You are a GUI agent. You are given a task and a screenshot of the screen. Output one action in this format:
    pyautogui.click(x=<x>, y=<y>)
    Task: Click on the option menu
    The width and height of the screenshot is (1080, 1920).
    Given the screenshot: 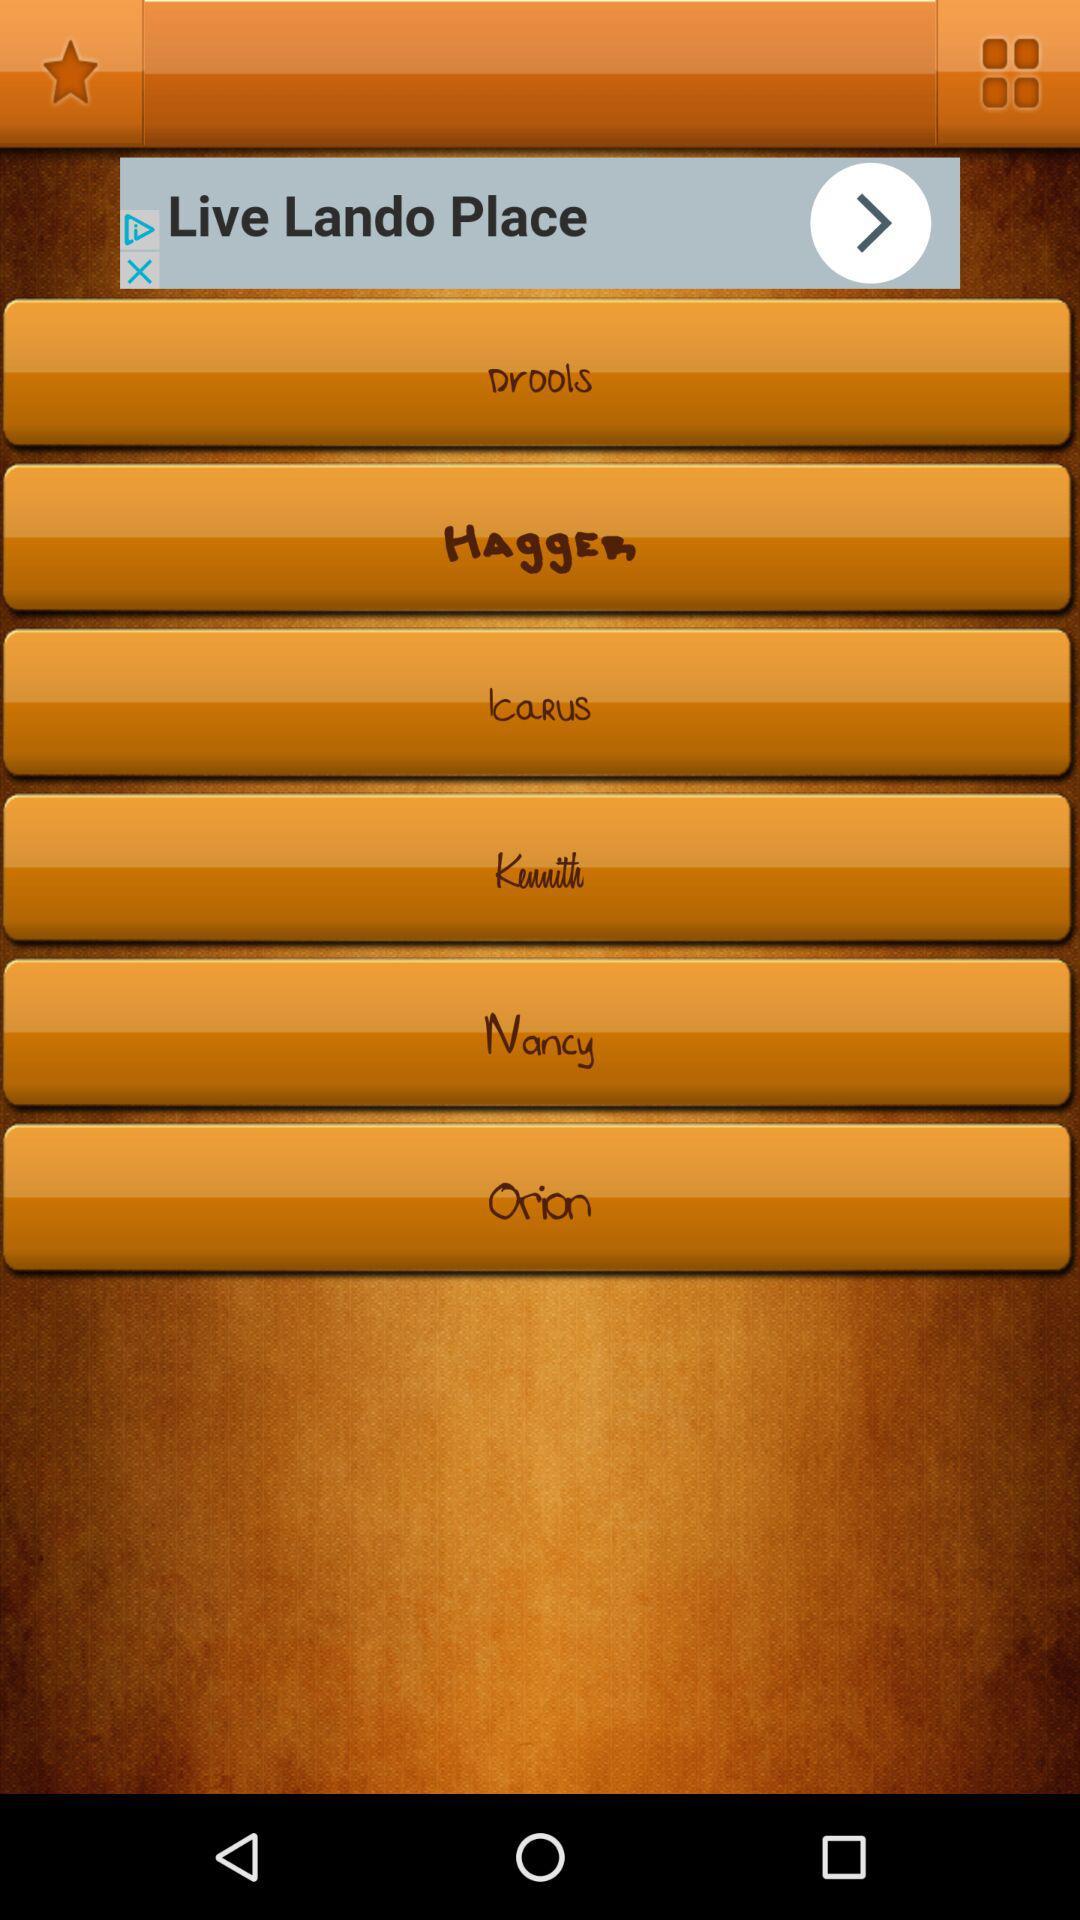 What is the action you would take?
    pyautogui.click(x=1007, y=72)
    